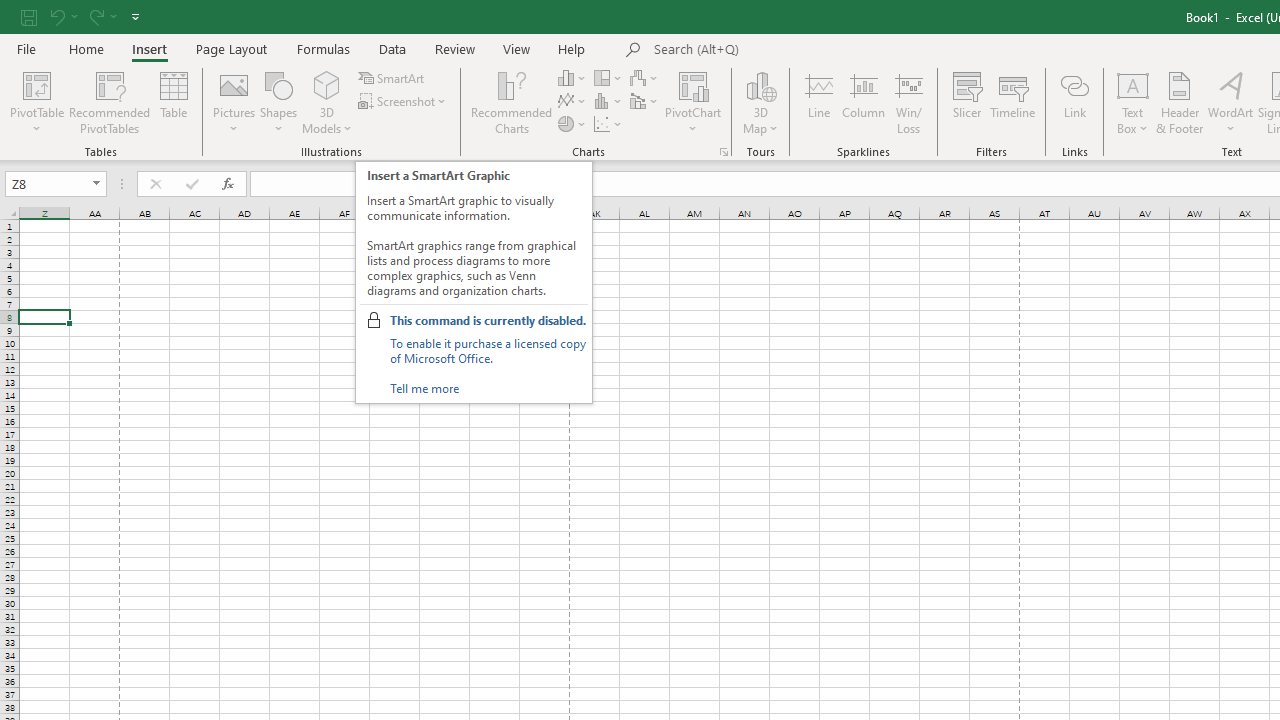 Image resolution: width=1280 pixels, height=720 pixels. What do you see at coordinates (37, 103) in the screenshot?
I see `'PivotTable'` at bounding box center [37, 103].